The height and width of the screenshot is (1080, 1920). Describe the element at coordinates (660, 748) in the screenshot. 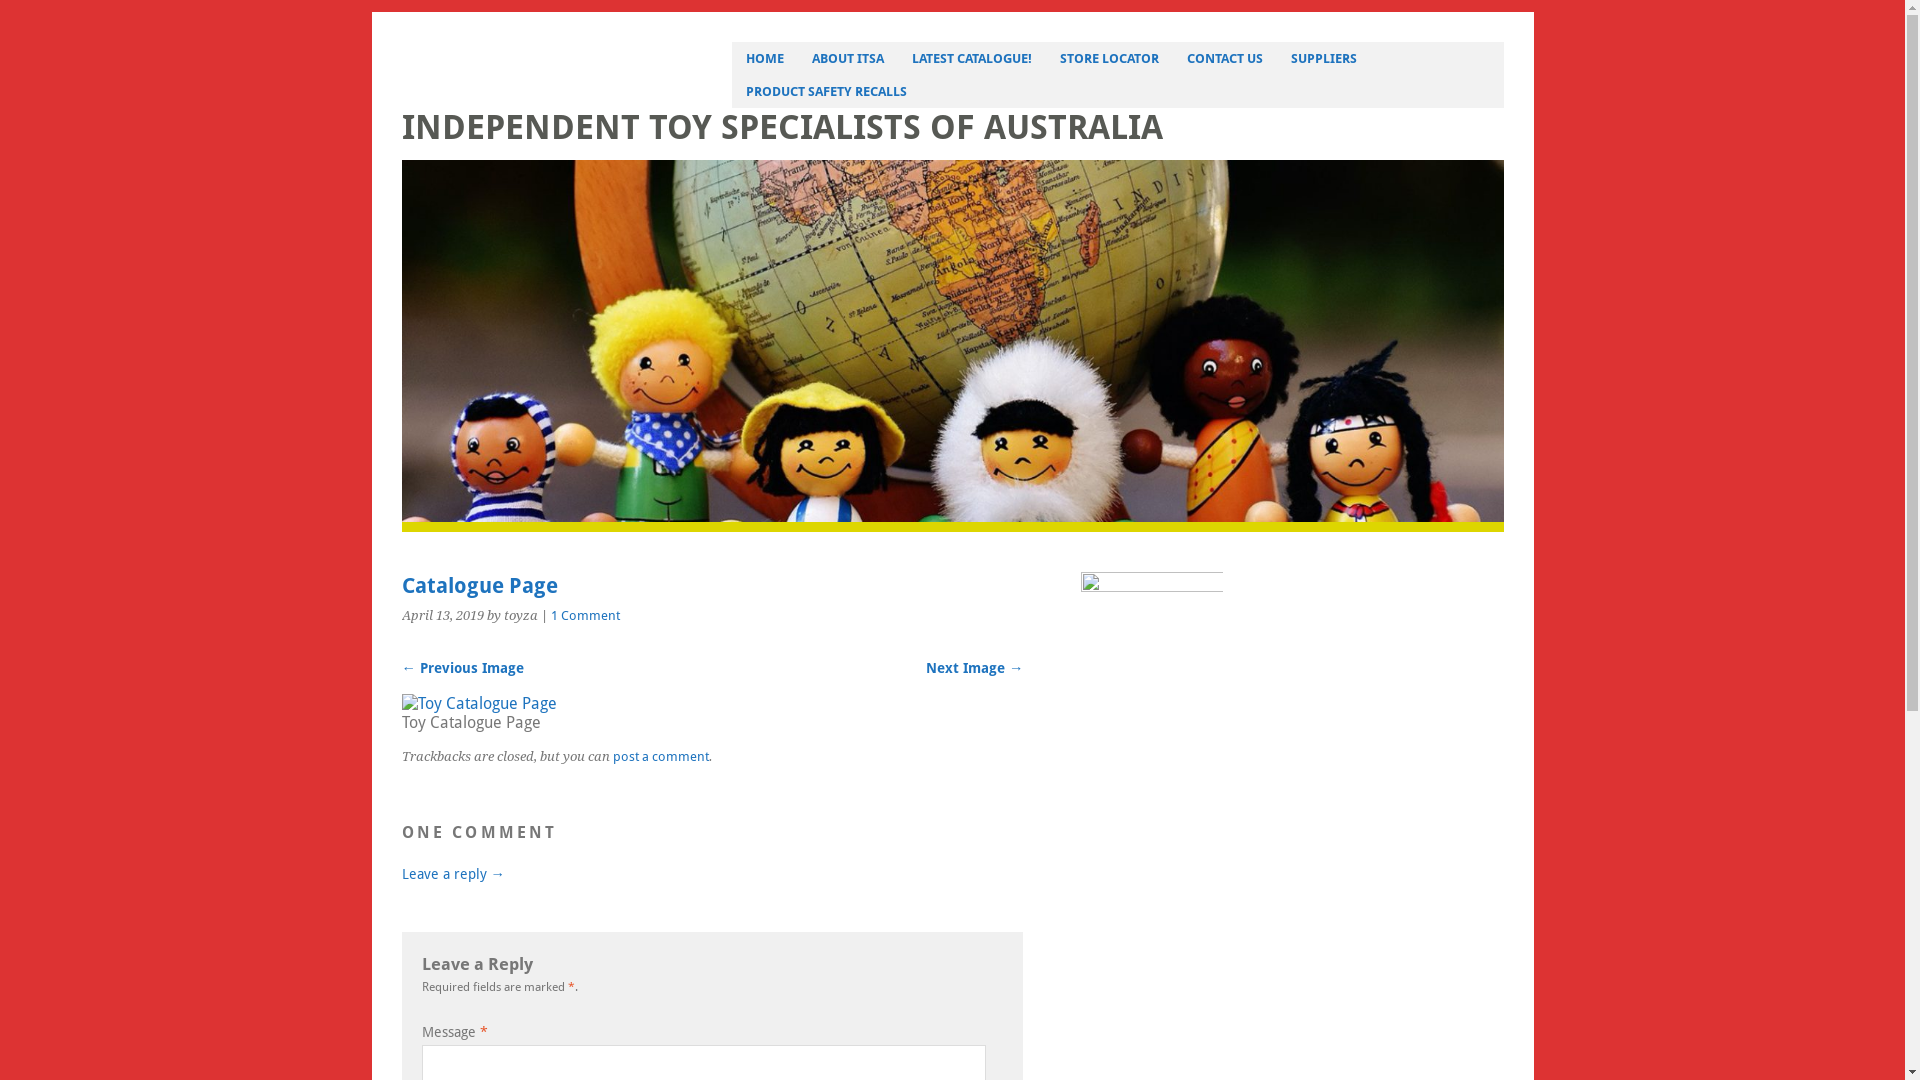

I see `'post a comment'` at that location.